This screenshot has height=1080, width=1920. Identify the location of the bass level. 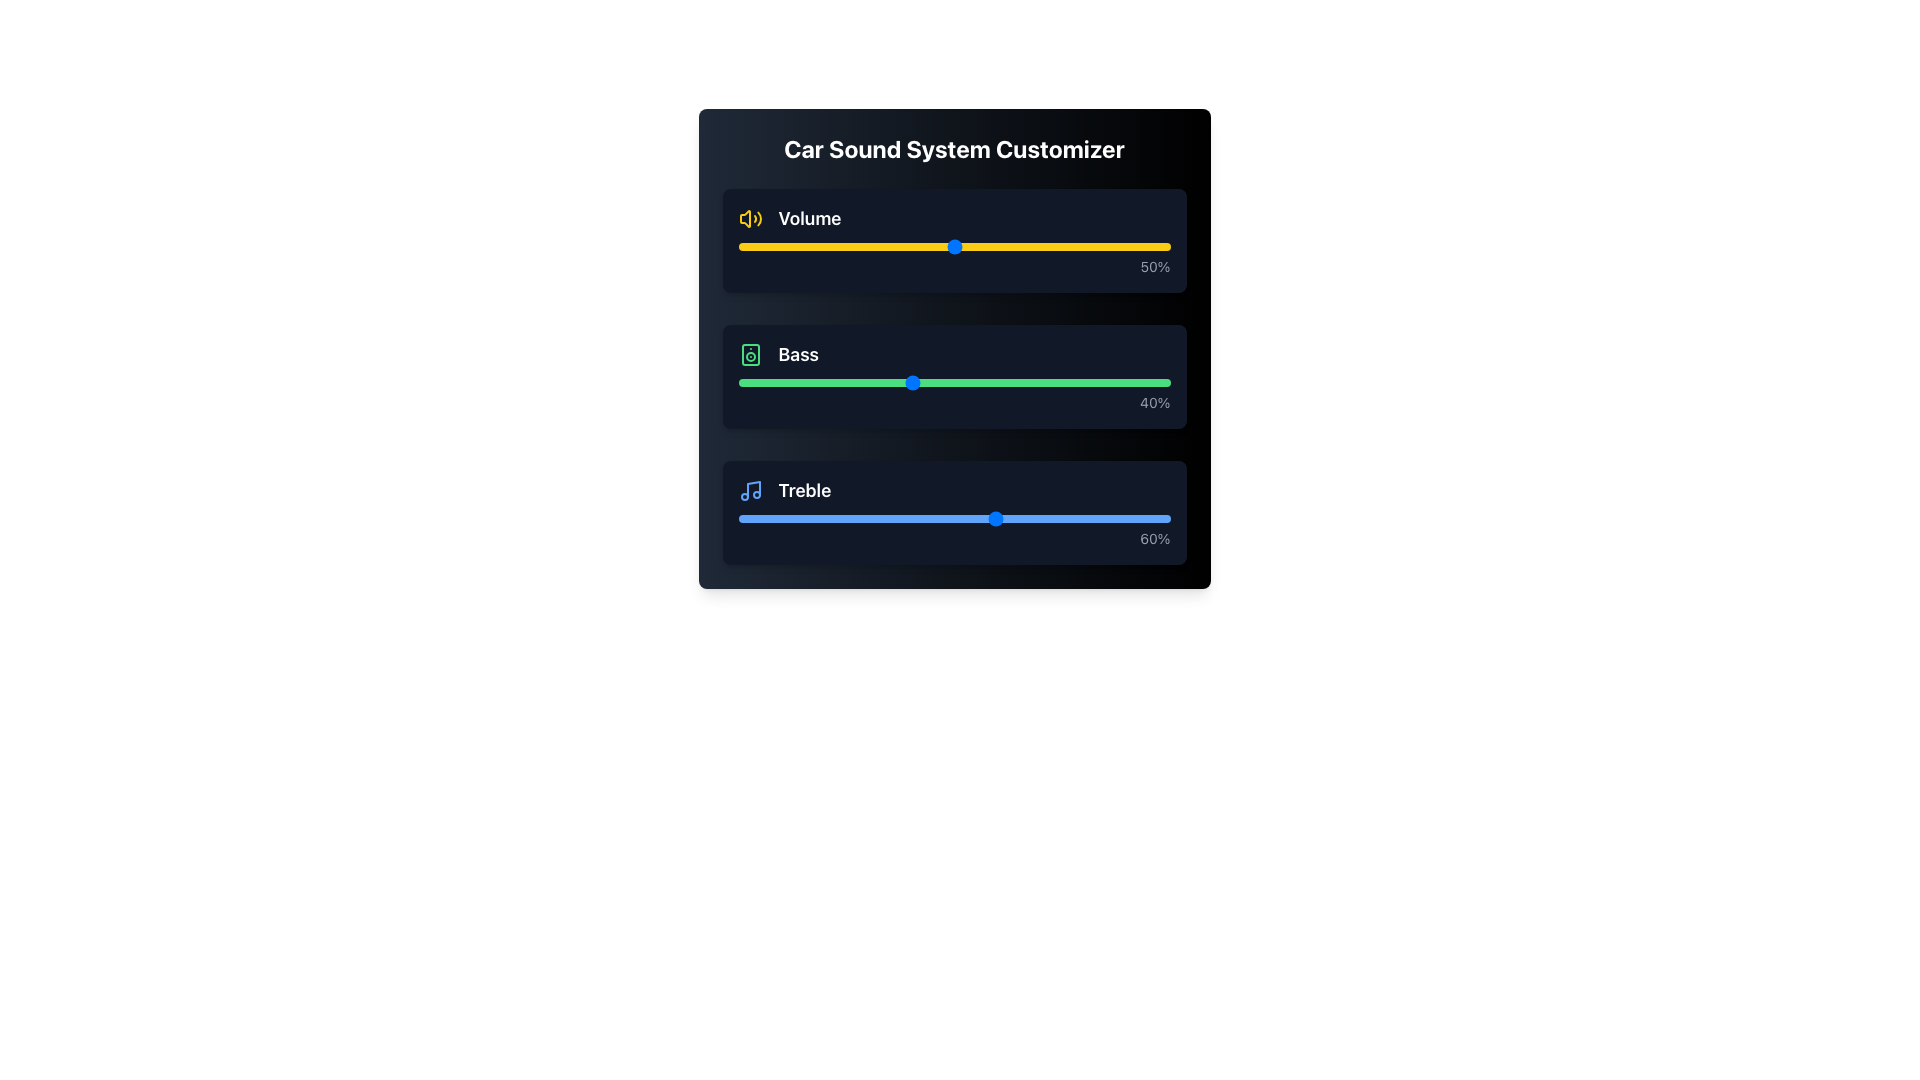
(829, 382).